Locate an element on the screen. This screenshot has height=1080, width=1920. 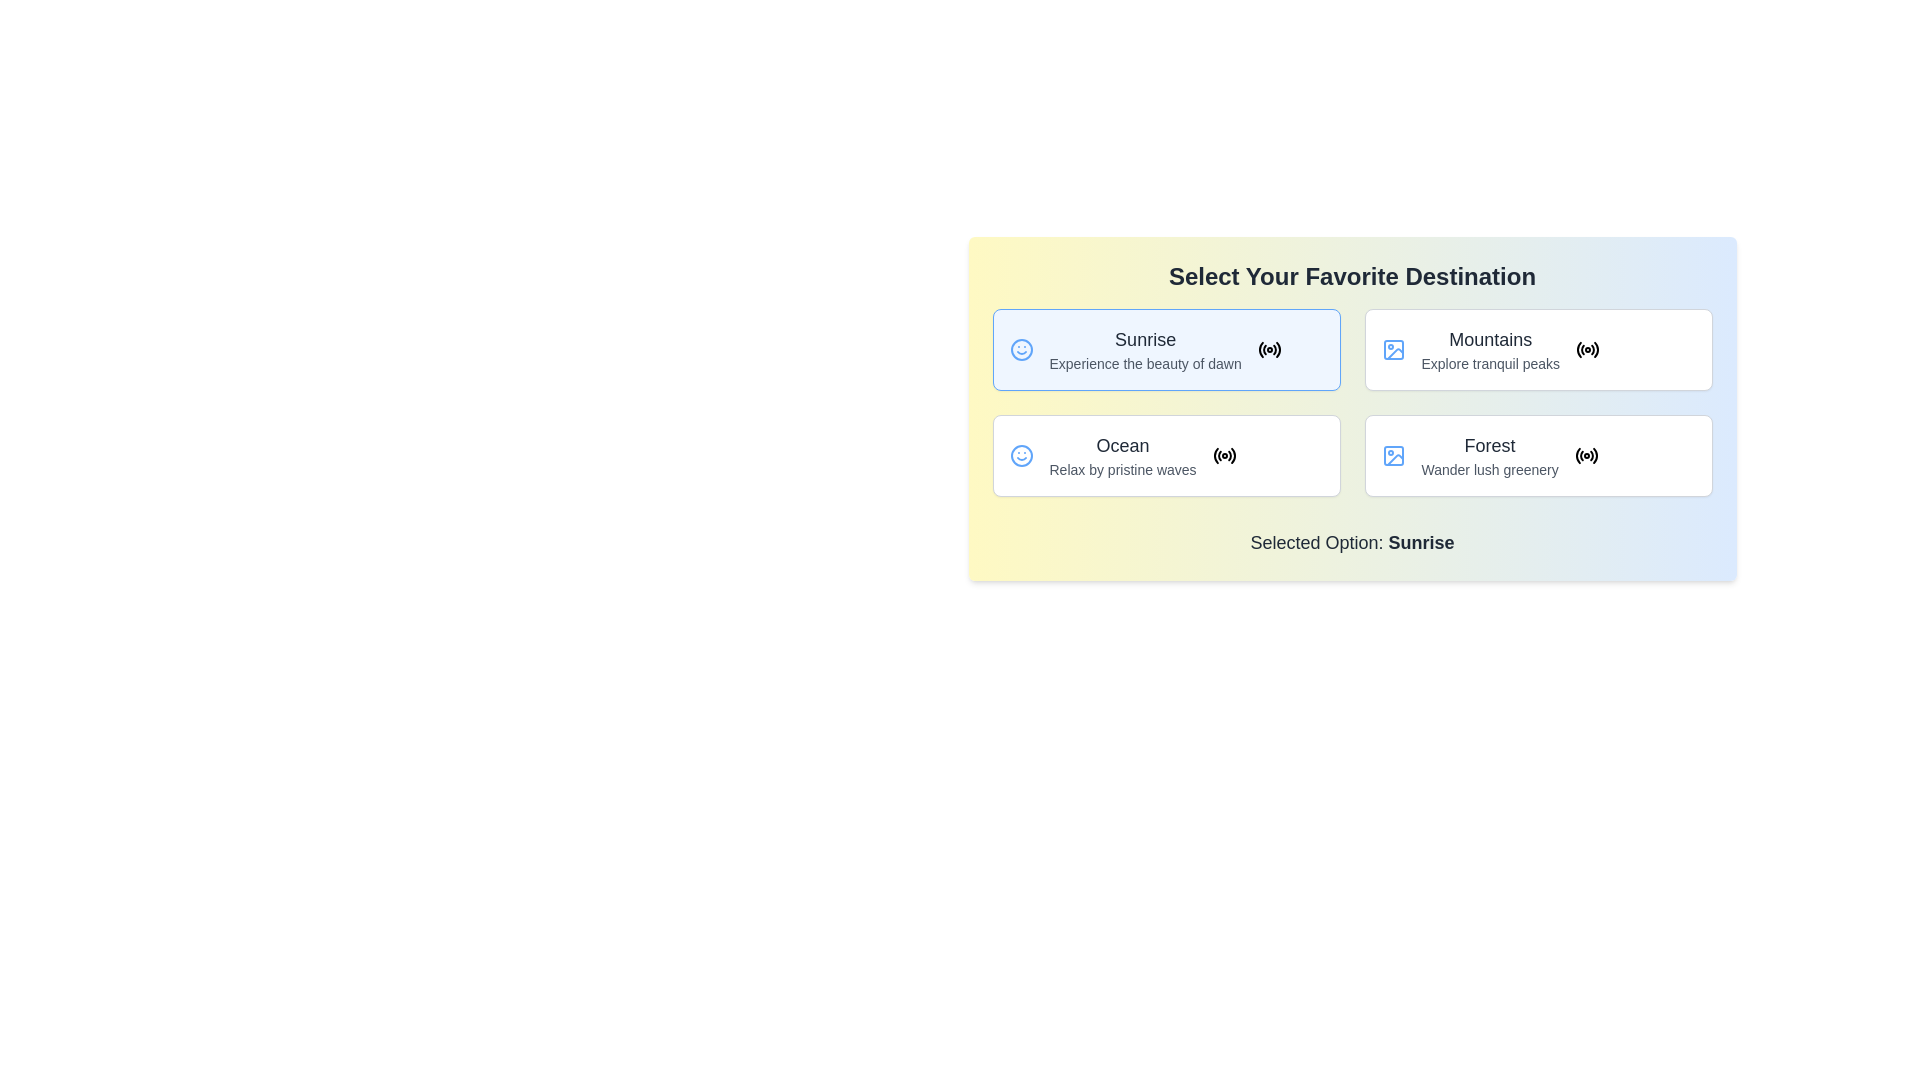
the picture frame icon styled in blue, located in the center left portion of the 'Forest' card is located at coordinates (1392, 455).